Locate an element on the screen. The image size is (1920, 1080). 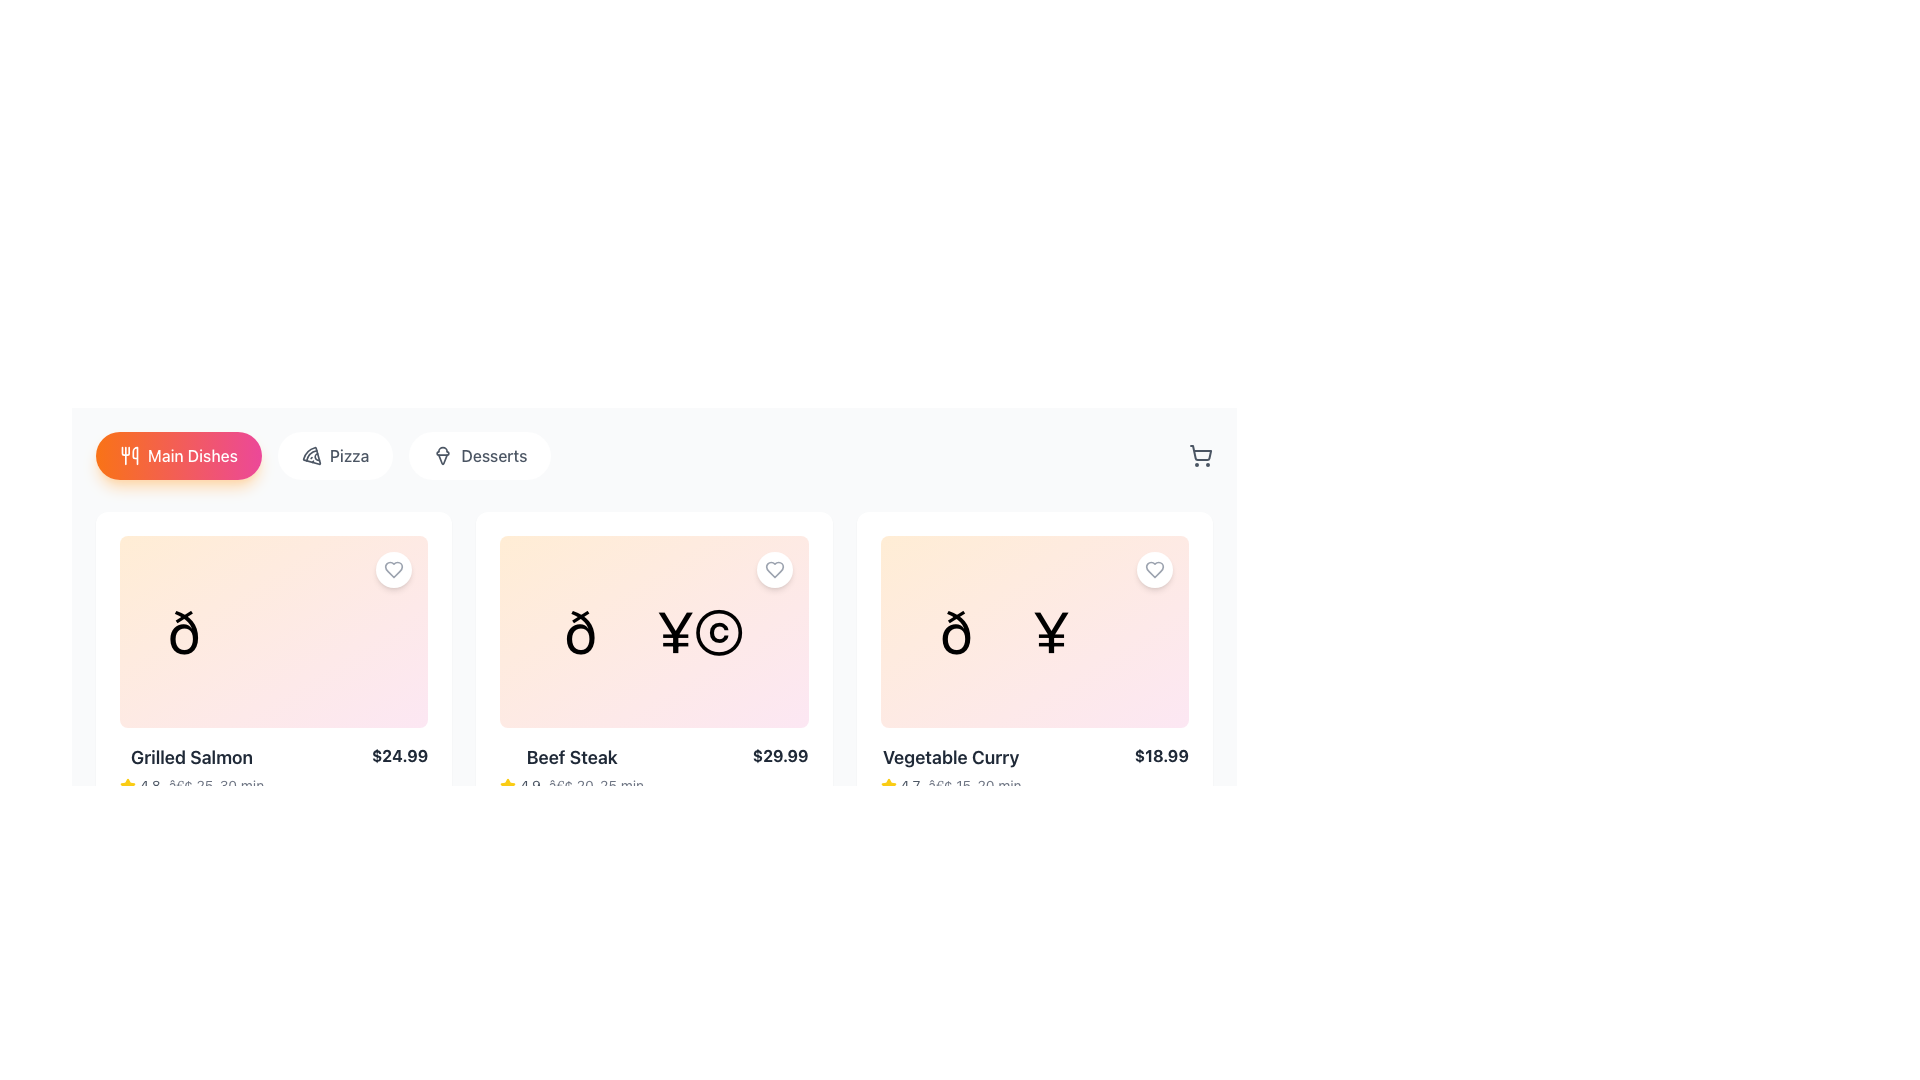
information displayed in the Informational Label for 'Grilled Salmon', which includes the title in bold, a rating with a yellow star, and a time estimate, located at the bottom-left corner of the first card in the 'Main Dishes' category is located at coordinates (192, 769).